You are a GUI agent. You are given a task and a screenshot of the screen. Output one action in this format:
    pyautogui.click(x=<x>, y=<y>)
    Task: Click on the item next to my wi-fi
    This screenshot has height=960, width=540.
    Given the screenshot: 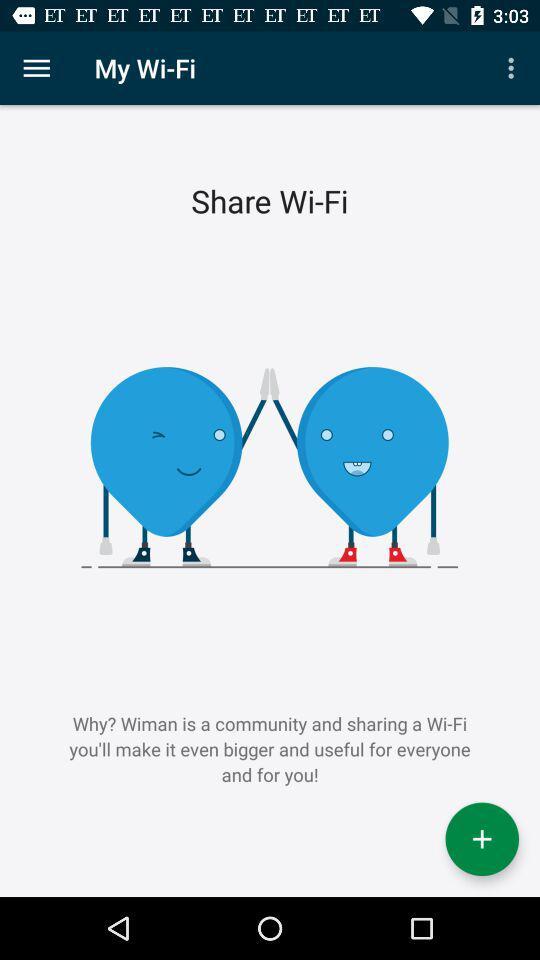 What is the action you would take?
    pyautogui.click(x=36, y=68)
    